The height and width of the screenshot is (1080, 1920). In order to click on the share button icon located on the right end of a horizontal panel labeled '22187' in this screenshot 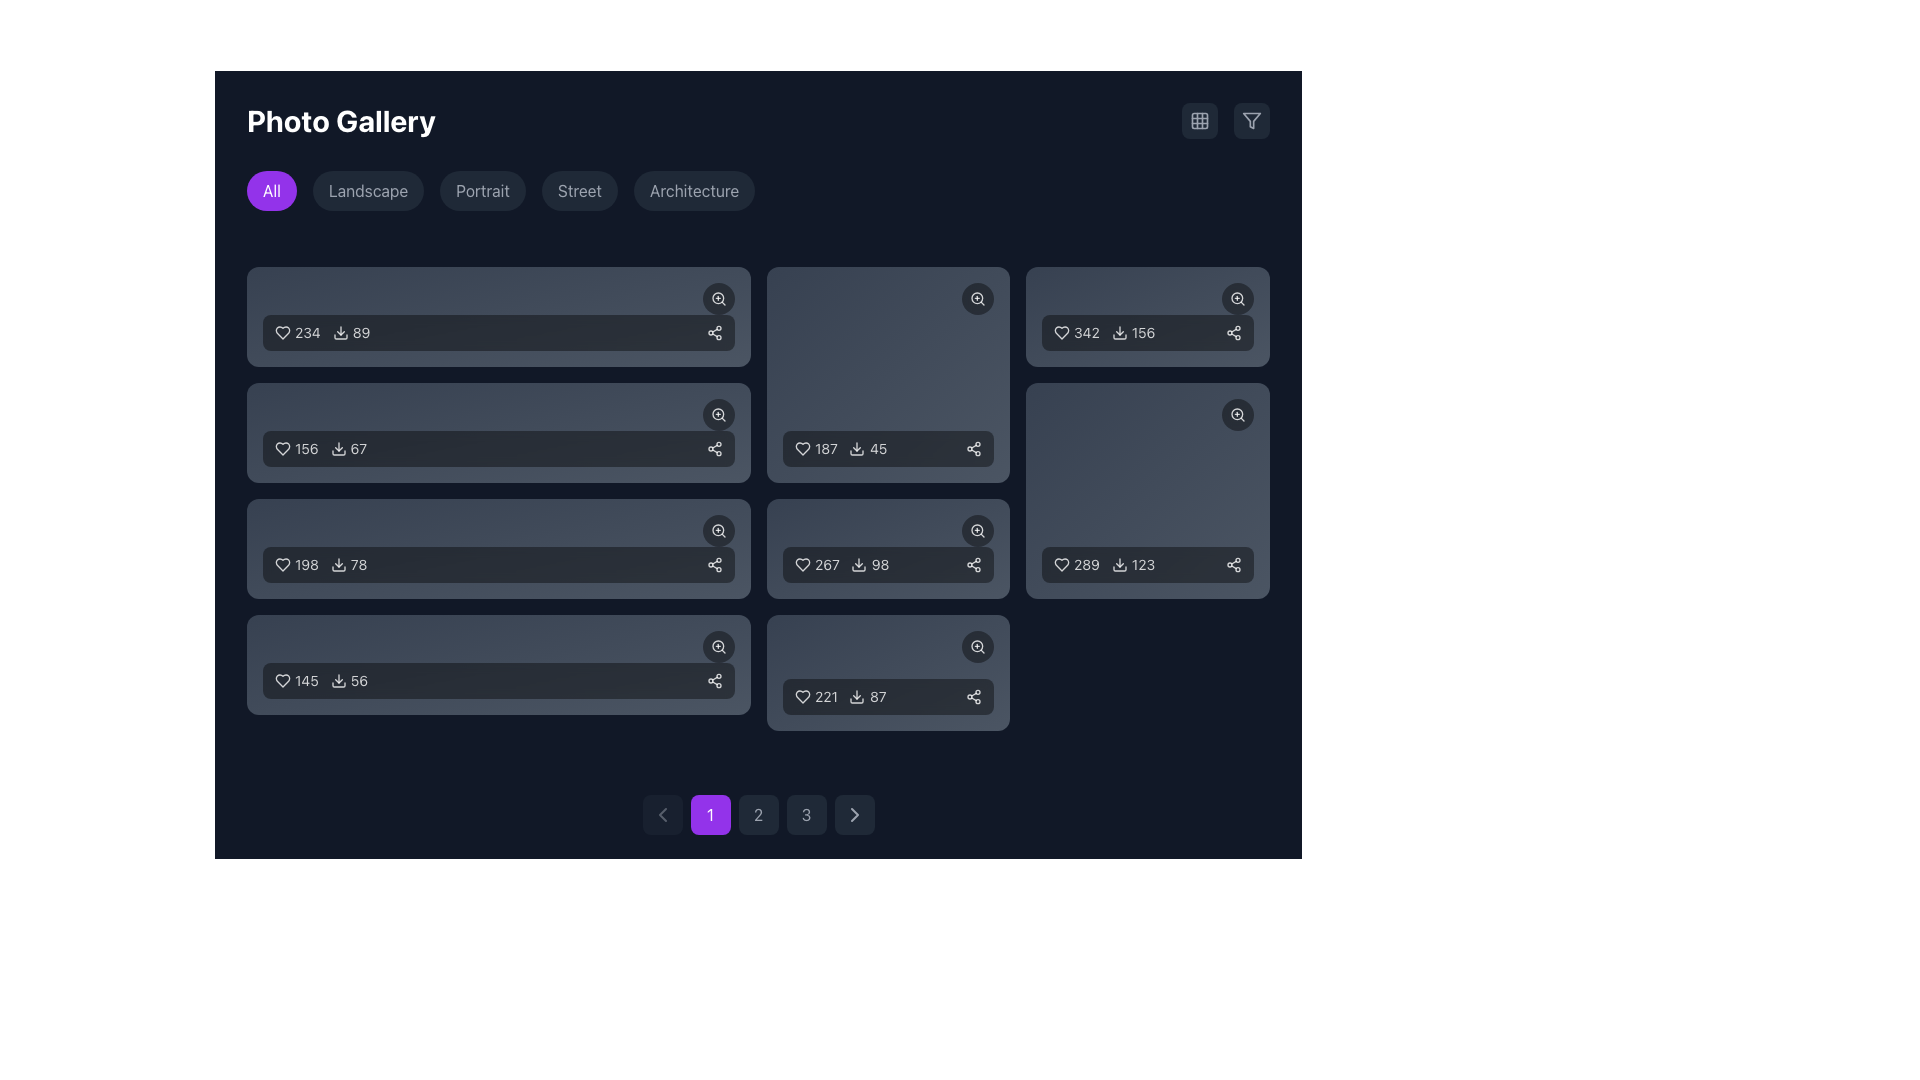, I will do `click(974, 696)`.